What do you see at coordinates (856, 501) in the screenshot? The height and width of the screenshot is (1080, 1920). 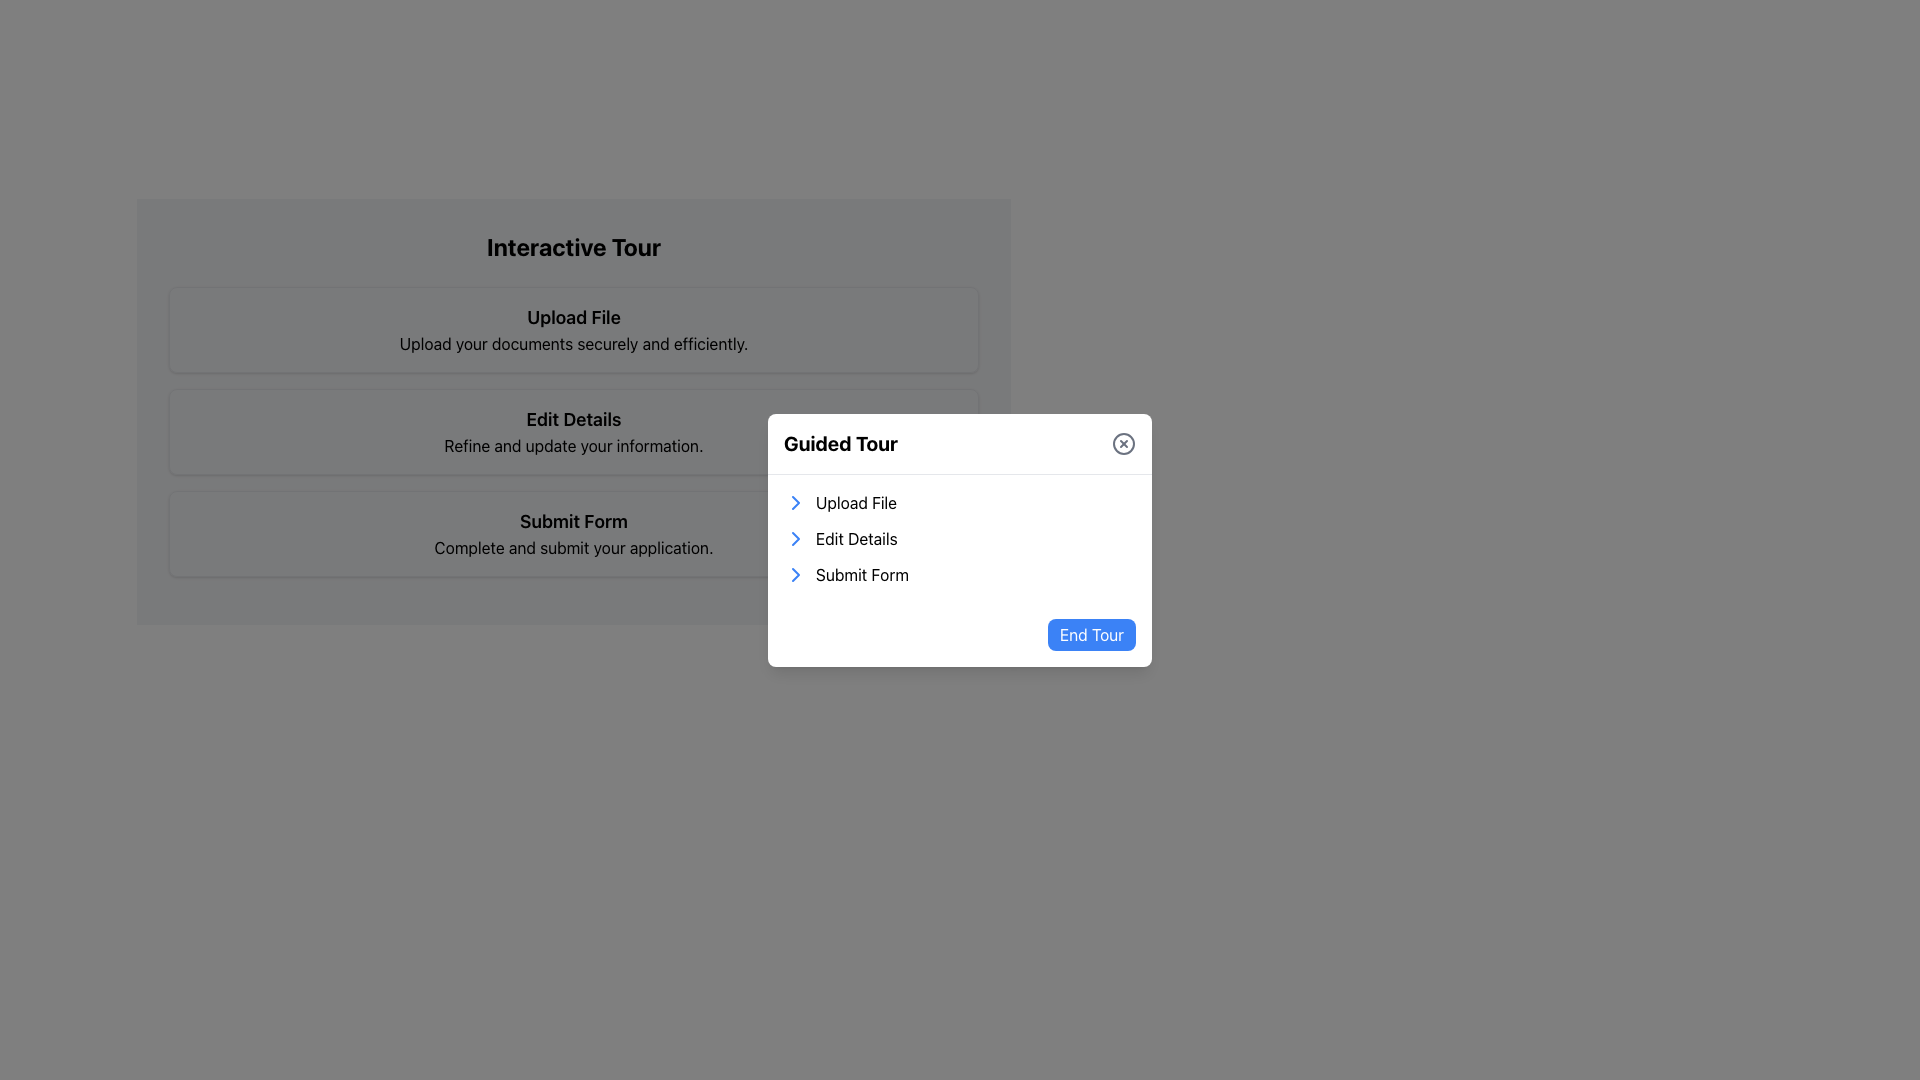 I see `the selectable text label located immediately to the right of the chevron icon in the 'Guided Tour' popup` at bounding box center [856, 501].